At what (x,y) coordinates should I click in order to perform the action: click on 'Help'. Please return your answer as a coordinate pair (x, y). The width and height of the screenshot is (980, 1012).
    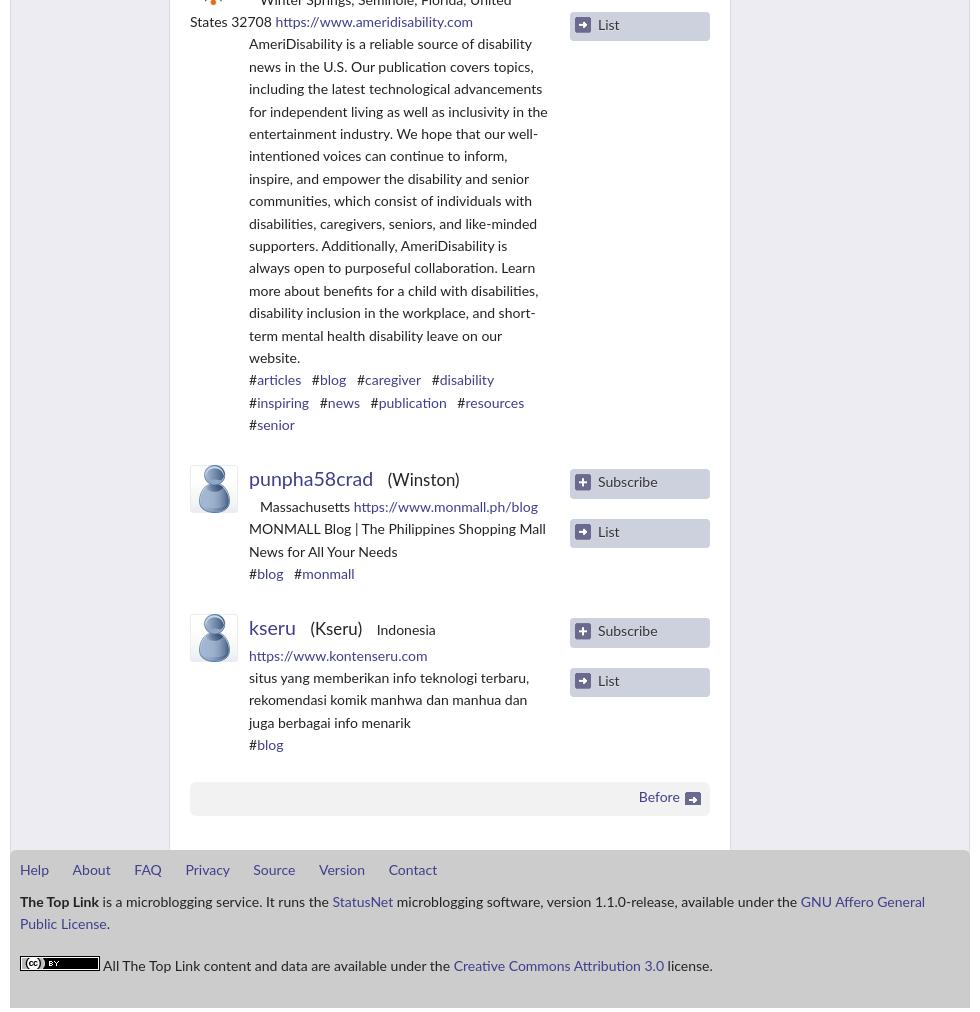
    Looking at the image, I should click on (34, 869).